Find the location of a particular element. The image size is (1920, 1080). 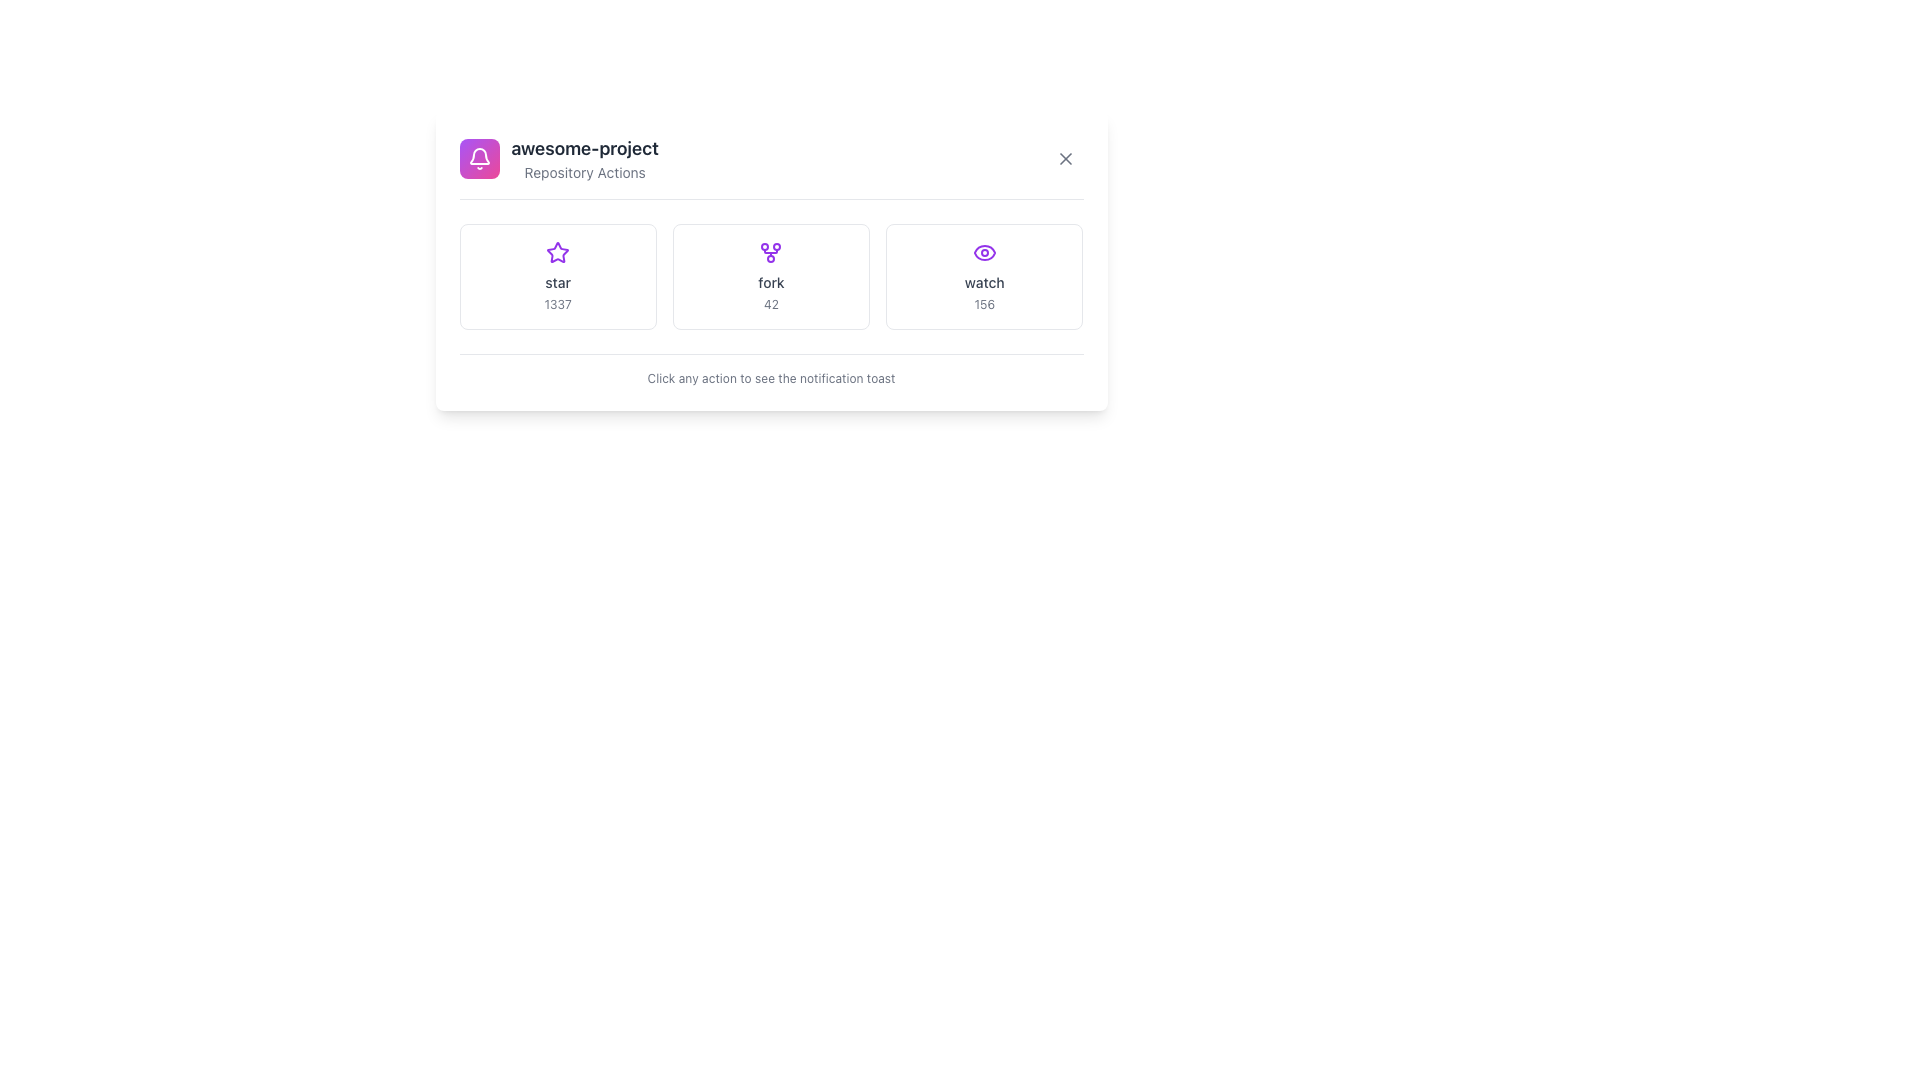

the icon button with a gradient background transitioning from purple to pink, featuring a centered white bell icon is located at coordinates (478, 157).